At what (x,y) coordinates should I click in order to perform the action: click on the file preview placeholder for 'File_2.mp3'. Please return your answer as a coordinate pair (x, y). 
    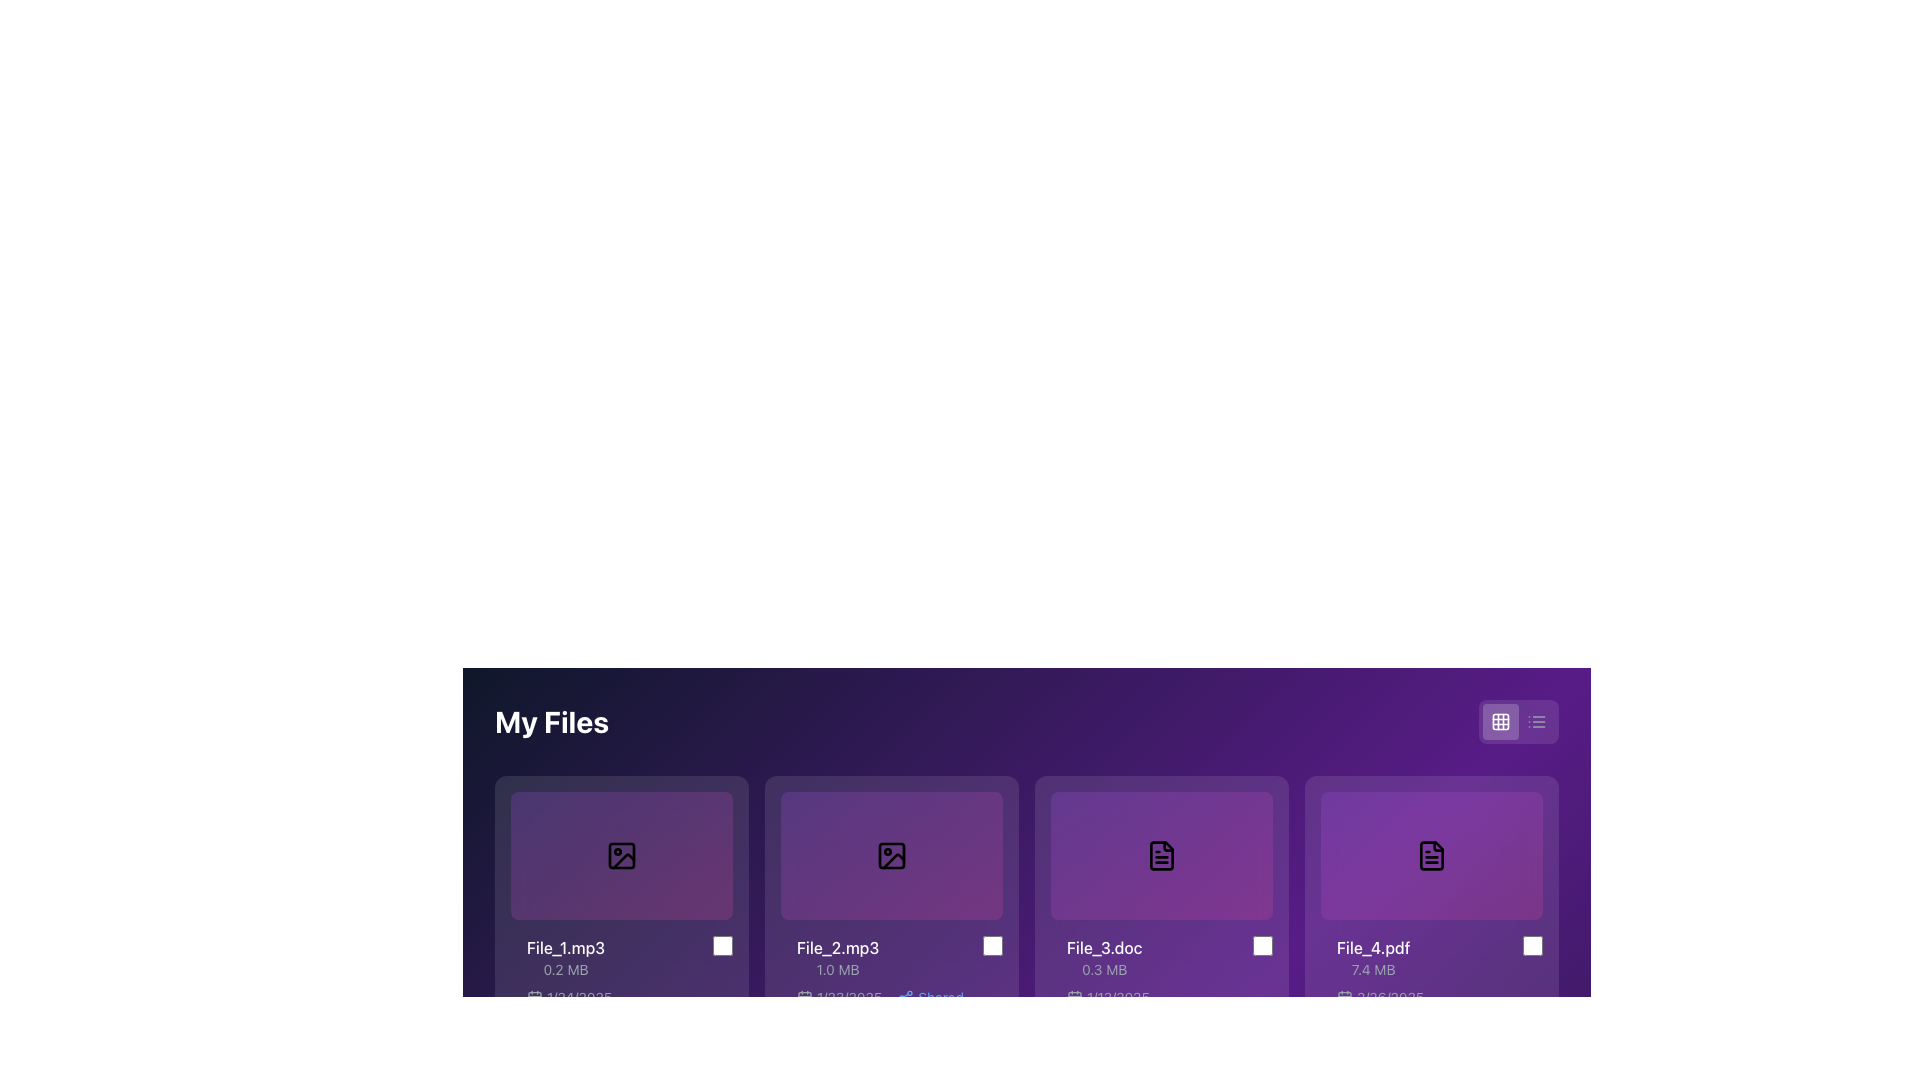
    Looking at the image, I should click on (891, 855).